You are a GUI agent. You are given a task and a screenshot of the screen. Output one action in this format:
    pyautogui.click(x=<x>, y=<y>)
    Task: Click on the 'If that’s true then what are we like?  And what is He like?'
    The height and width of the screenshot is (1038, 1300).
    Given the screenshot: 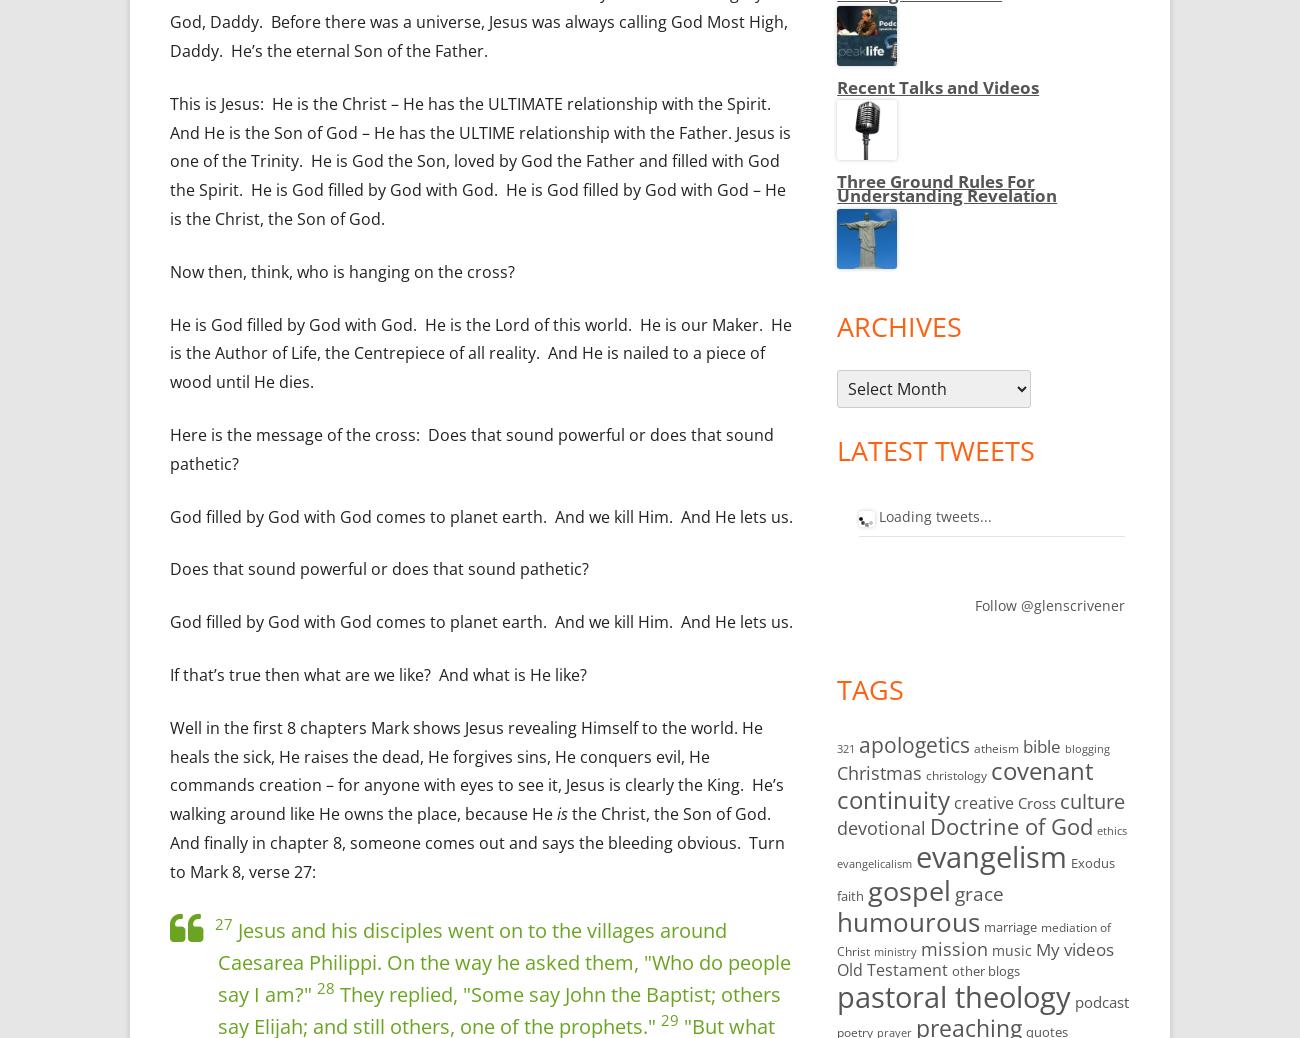 What is the action you would take?
    pyautogui.click(x=377, y=672)
    